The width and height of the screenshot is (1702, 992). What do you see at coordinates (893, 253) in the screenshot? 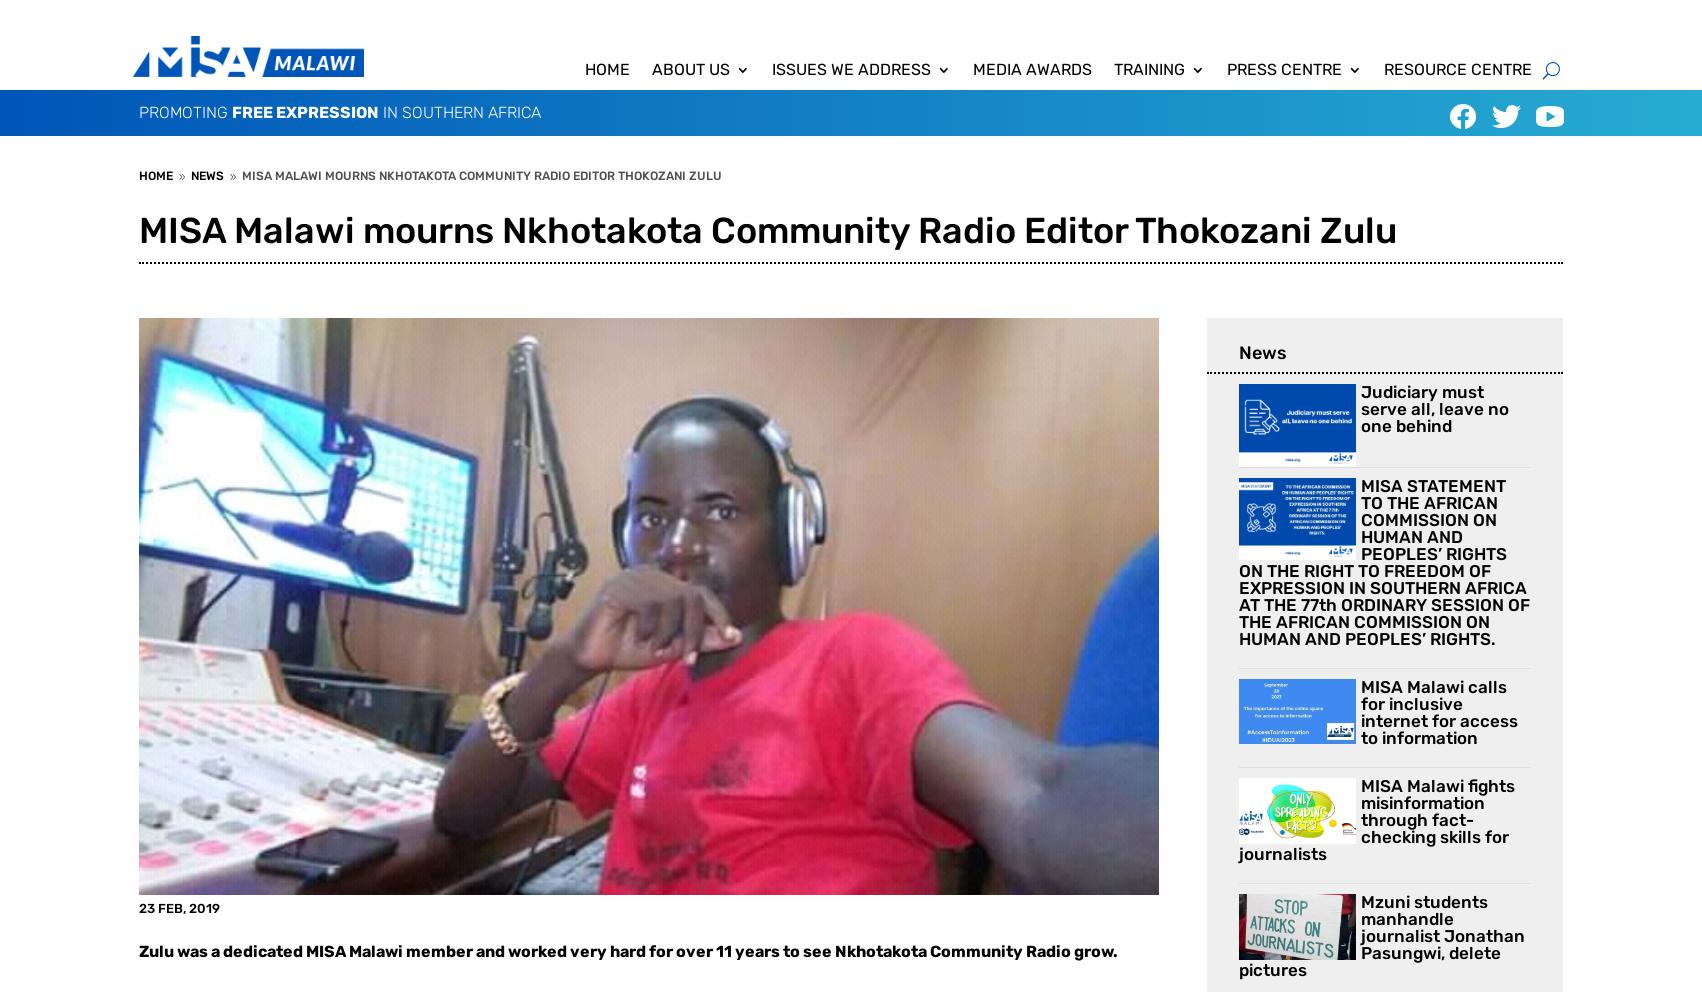
I see `'Media, elections & governance'` at bounding box center [893, 253].